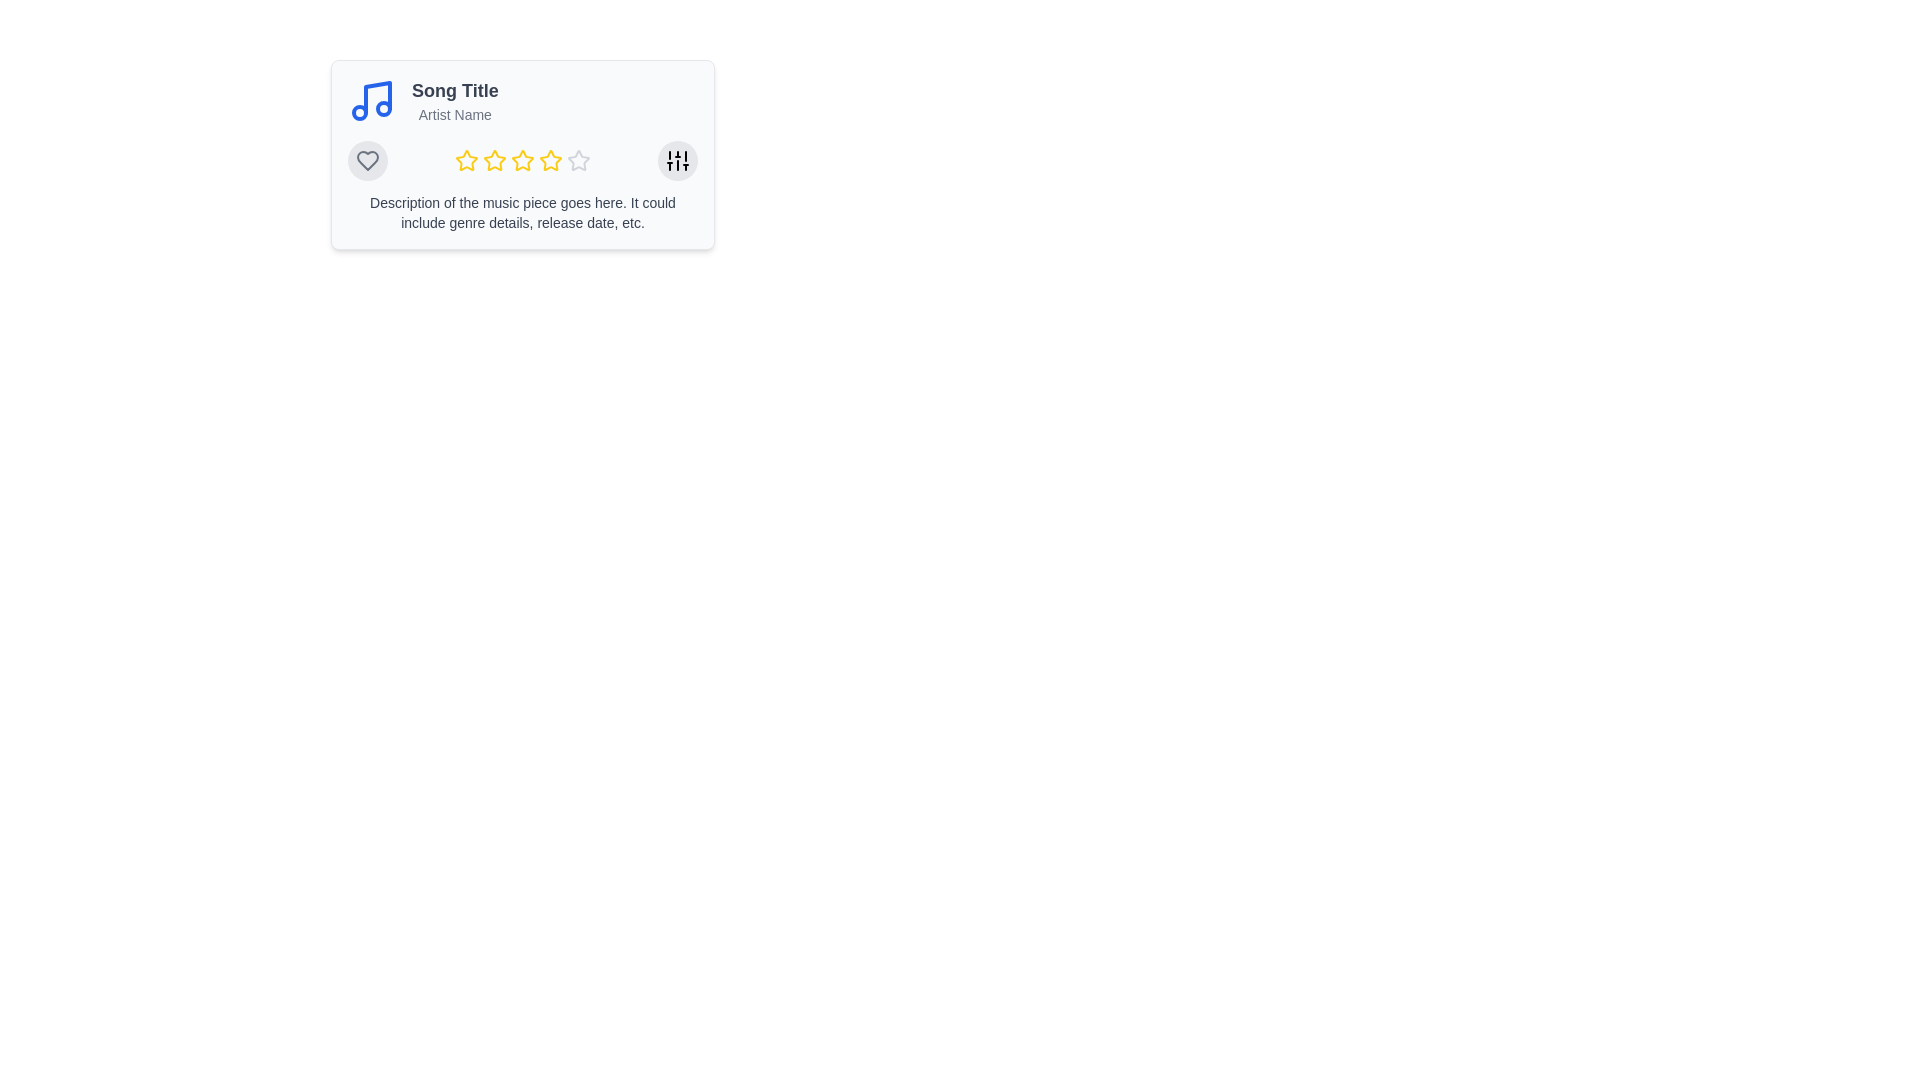 Image resolution: width=1920 pixels, height=1080 pixels. What do you see at coordinates (523, 160) in the screenshot?
I see `the middle rating star` at bounding box center [523, 160].